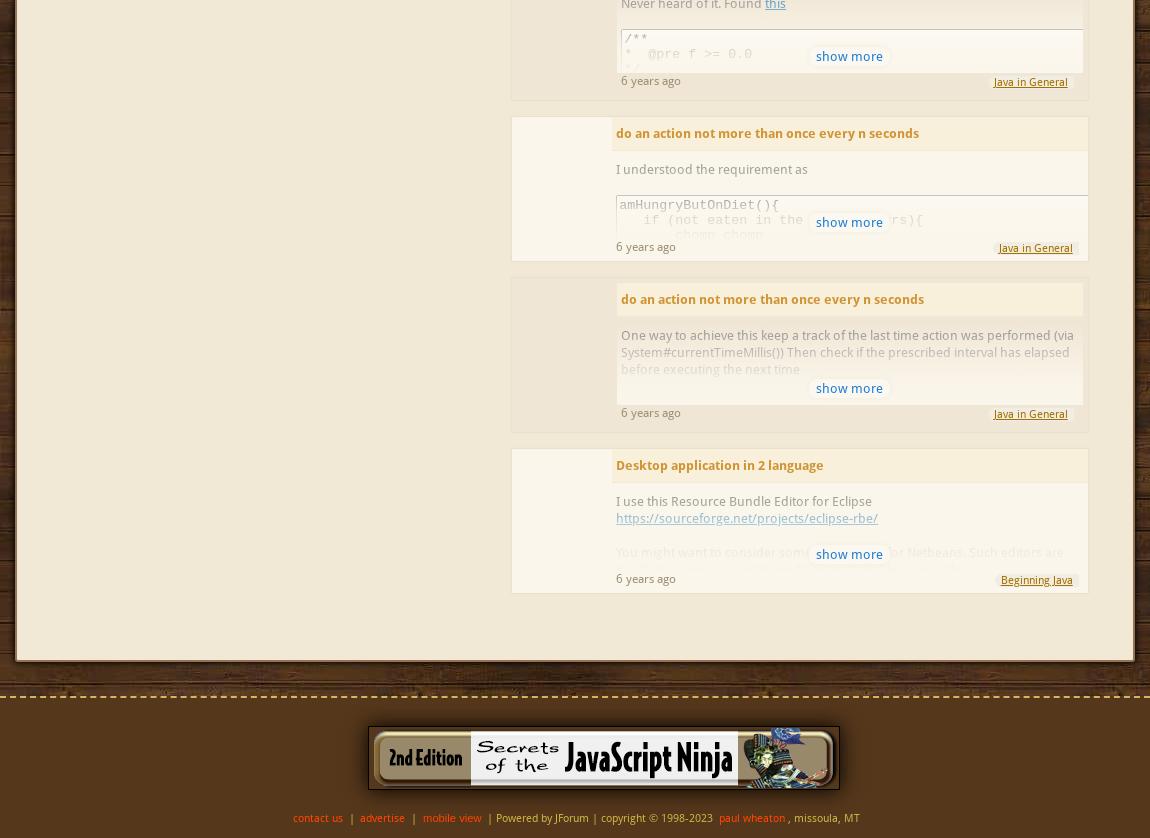 The image size is (1150, 838). What do you see at coordinates (845, 221) in the screenshot?
I see `'Clients who use that method are responsible for adhering to that precondition.'` at bounding box center [845, 221].